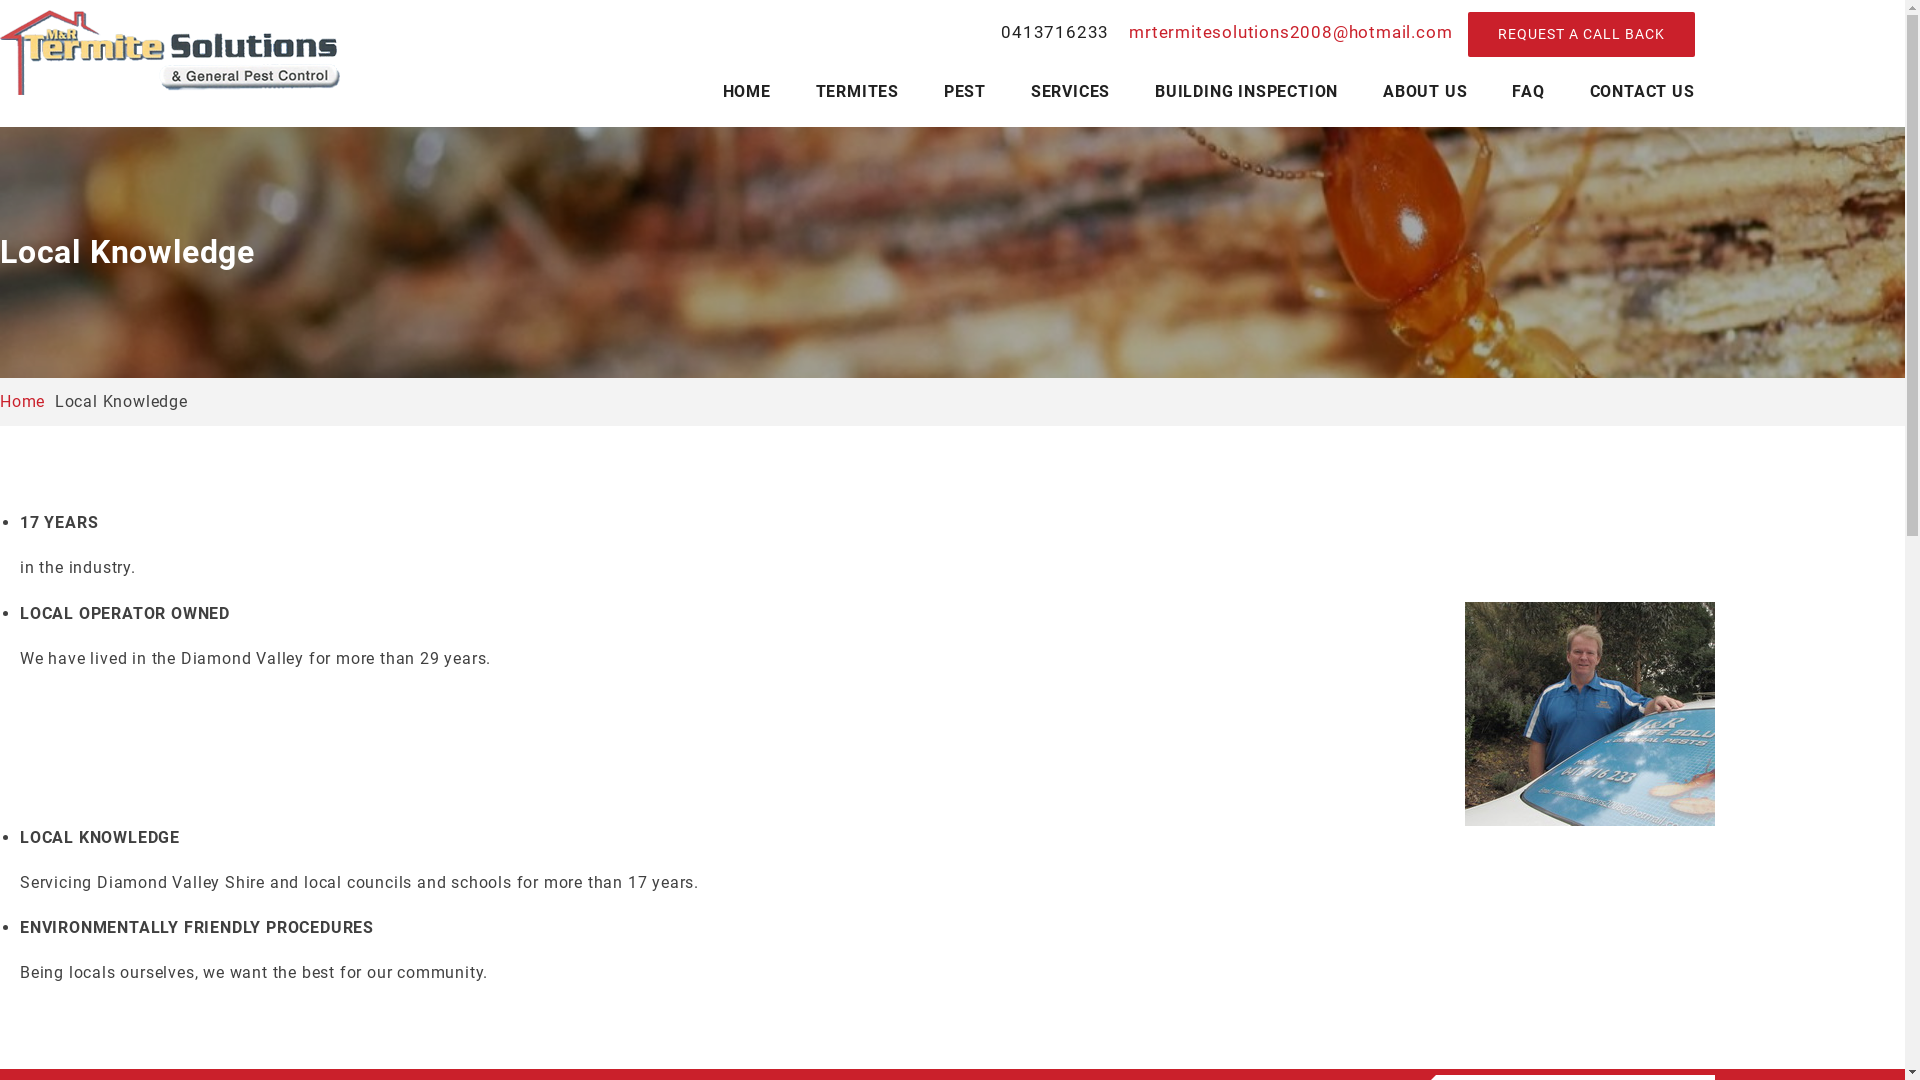  Describe the element at coordinates (1245, 92) in the screenshot. I see `'BUILDING INSPECTION'` at that location.